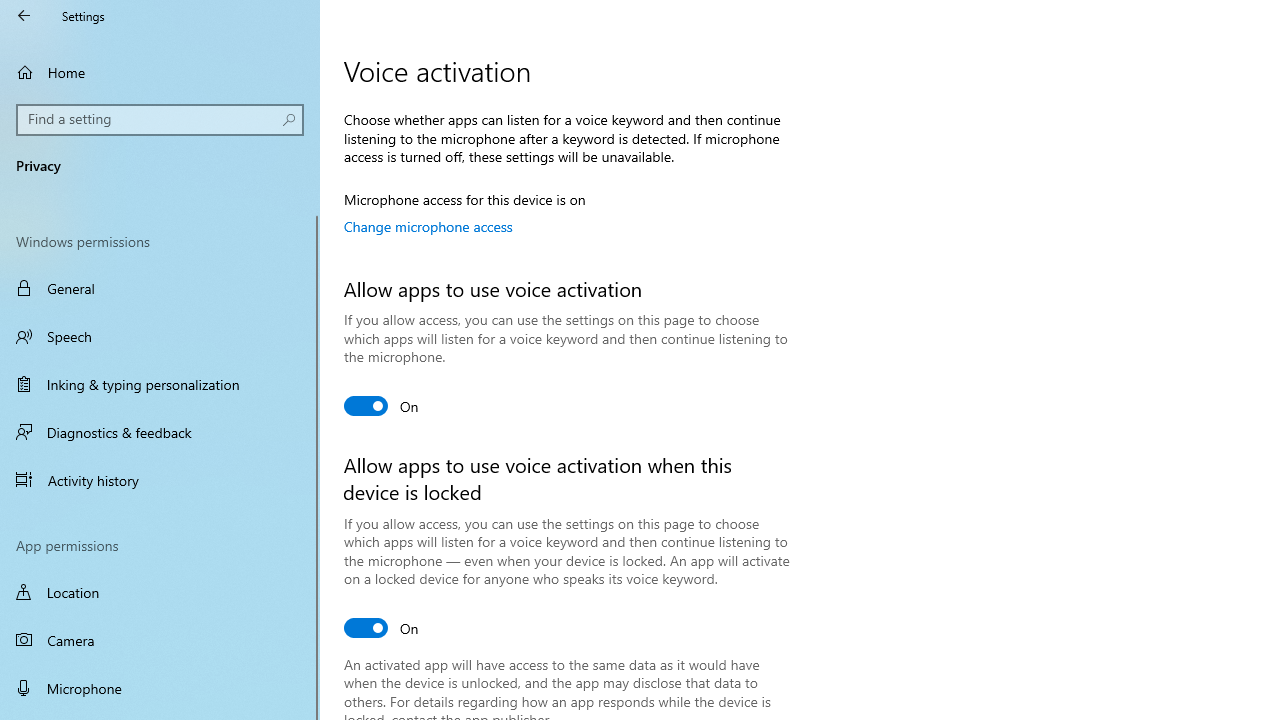 The width and height of the screenshot is (1280, 720). I want to click on 'Search box, Find a setting', so click(160, 119).